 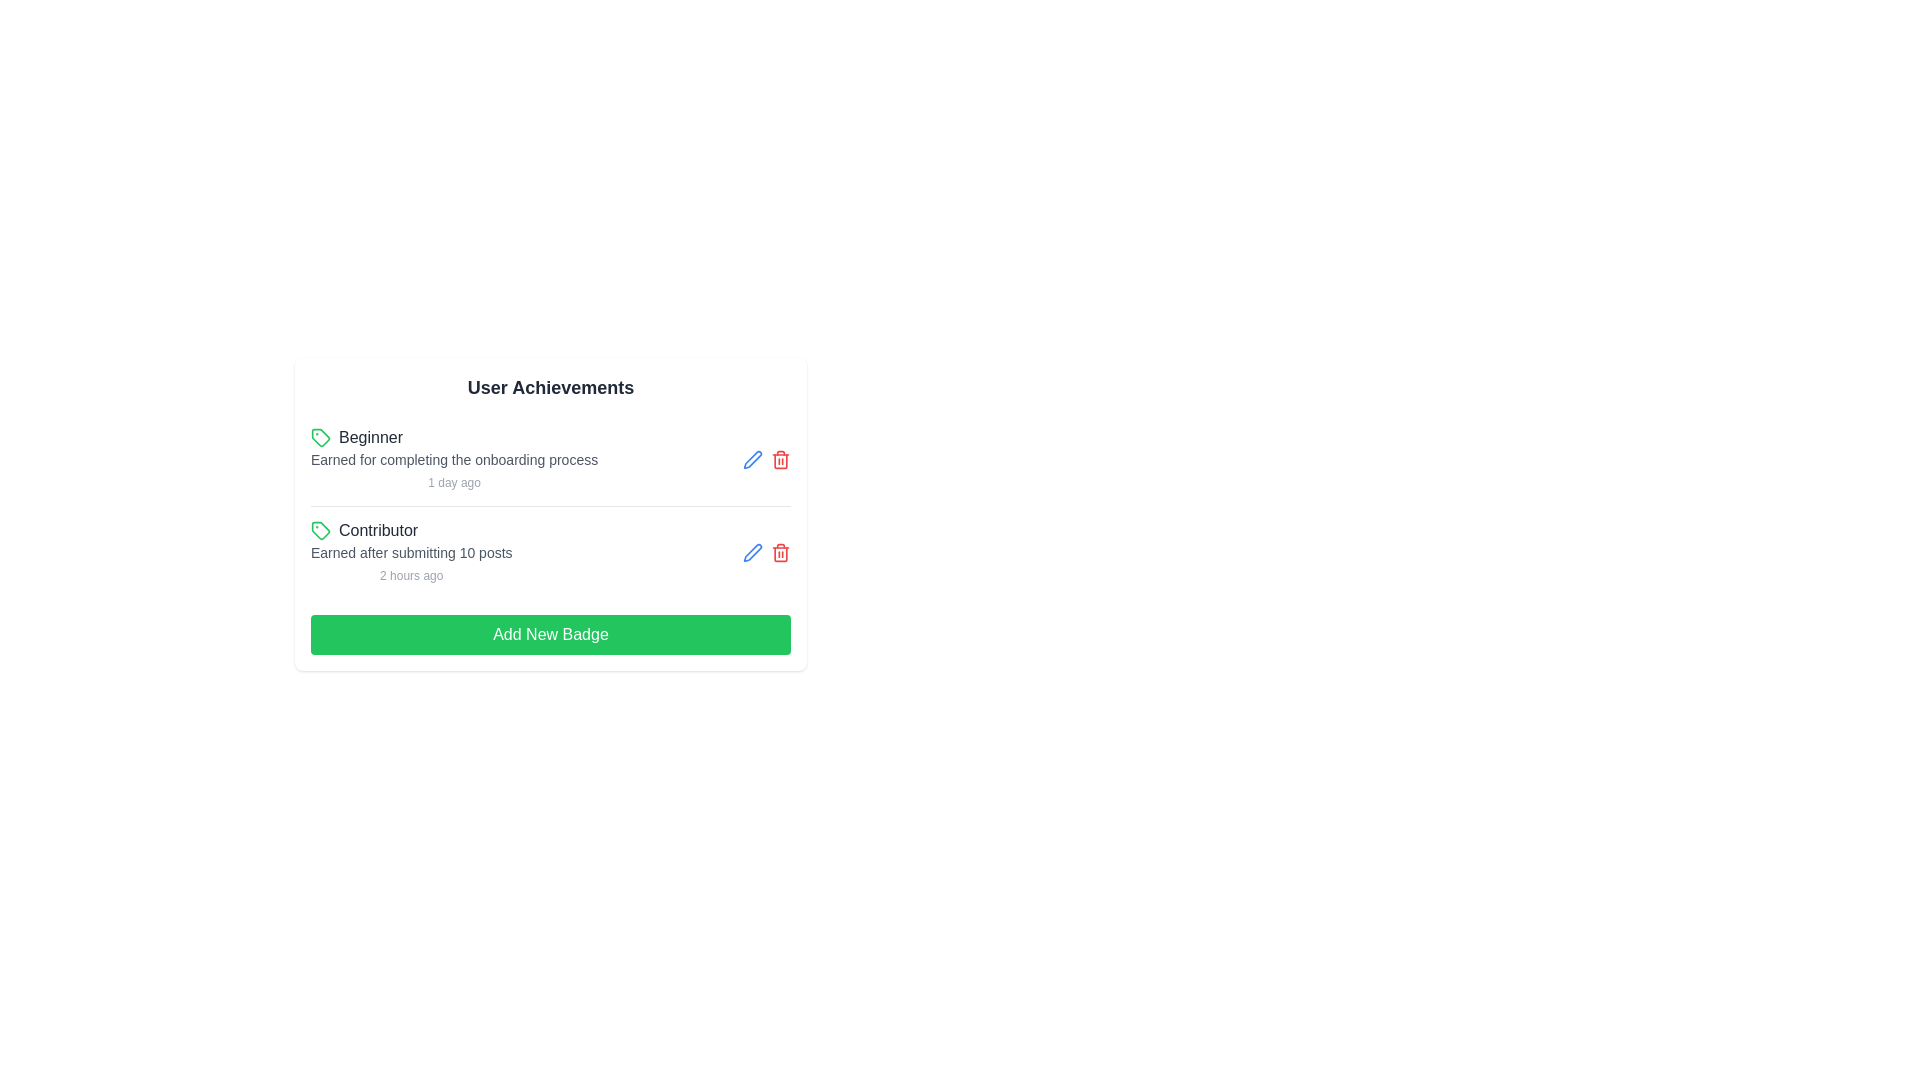 What do you see at coordinates (551, 635) in the screenshot?
I see `the 'Add New Badge' button located at the bottom of the 'User Achievements' section` at bounding box center [551, 635].